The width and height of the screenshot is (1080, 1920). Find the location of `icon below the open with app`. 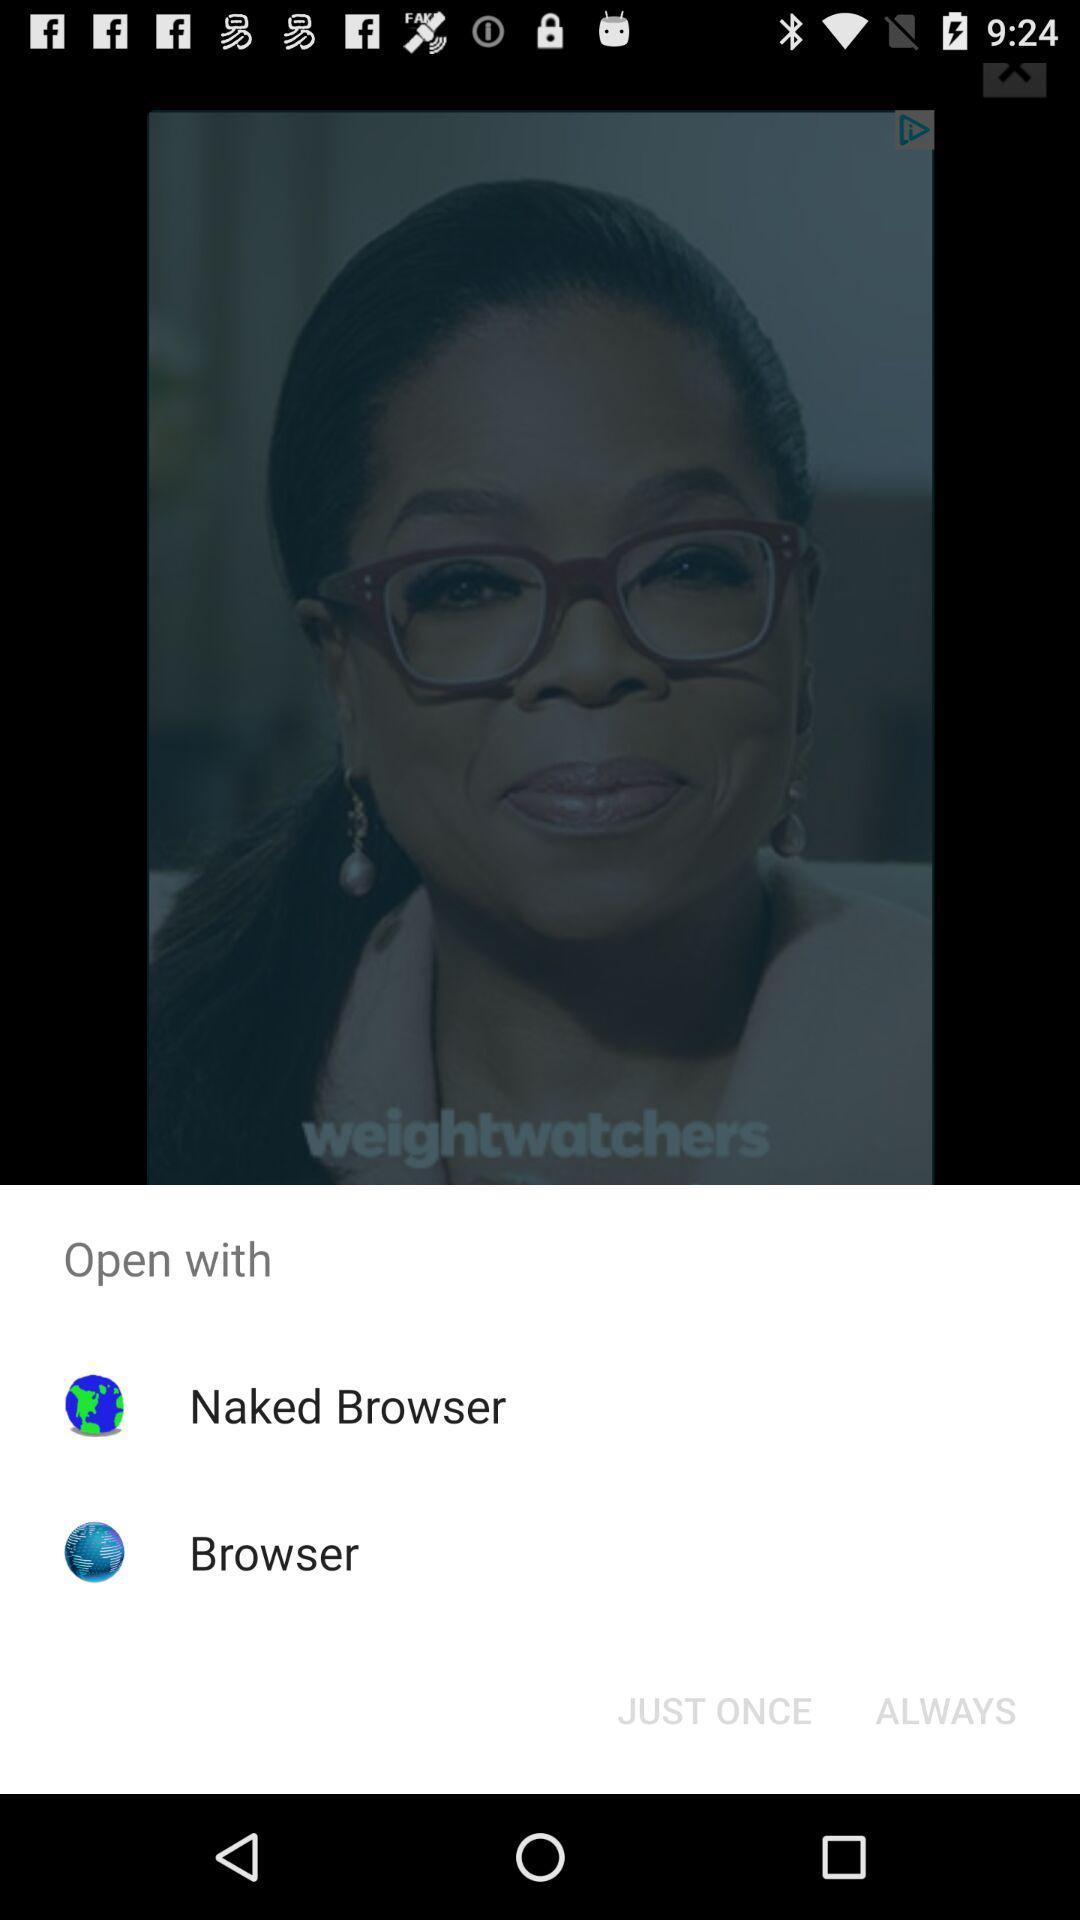

icon below the open with app is located at coordinates (346, 1404).